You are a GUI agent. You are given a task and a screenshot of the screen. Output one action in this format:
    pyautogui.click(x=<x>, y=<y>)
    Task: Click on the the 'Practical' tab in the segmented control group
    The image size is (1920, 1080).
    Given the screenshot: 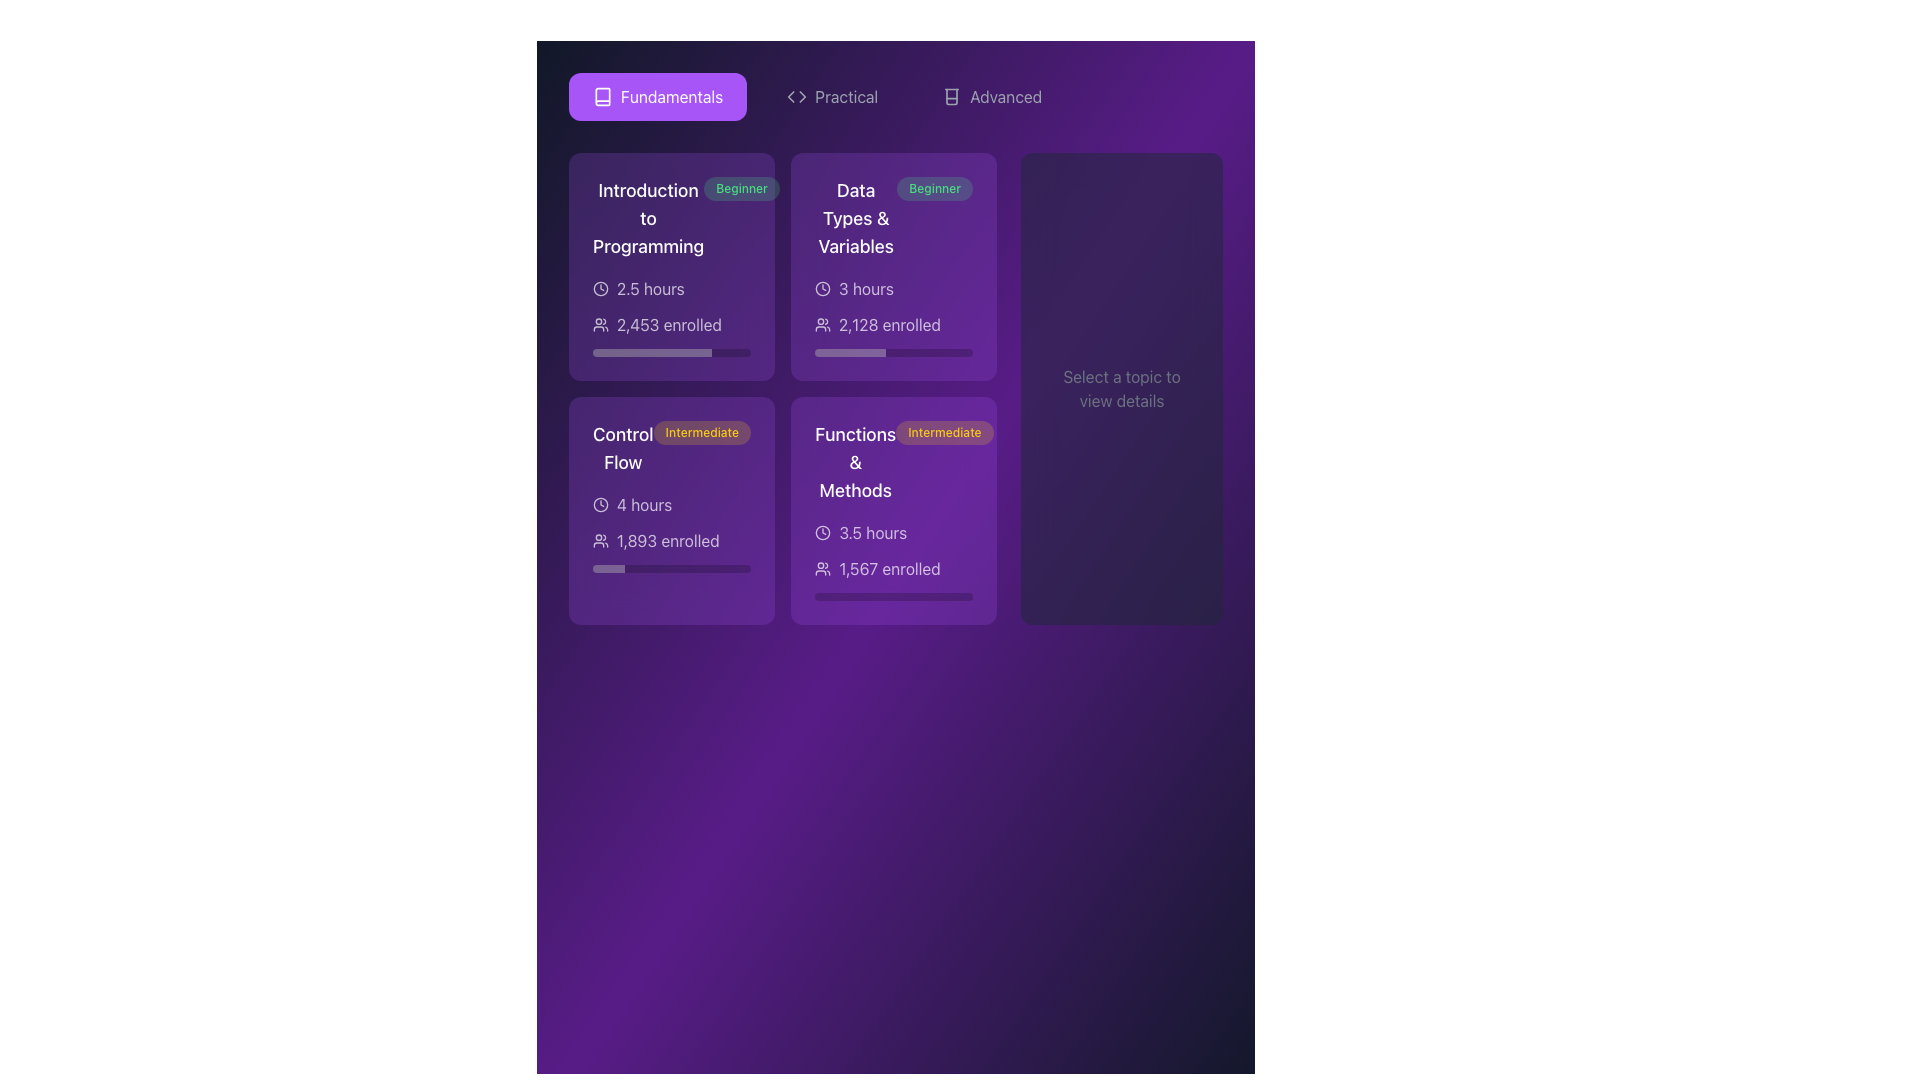 What is the action you would take?
    pyautogui.click(x=895, y=96)
    